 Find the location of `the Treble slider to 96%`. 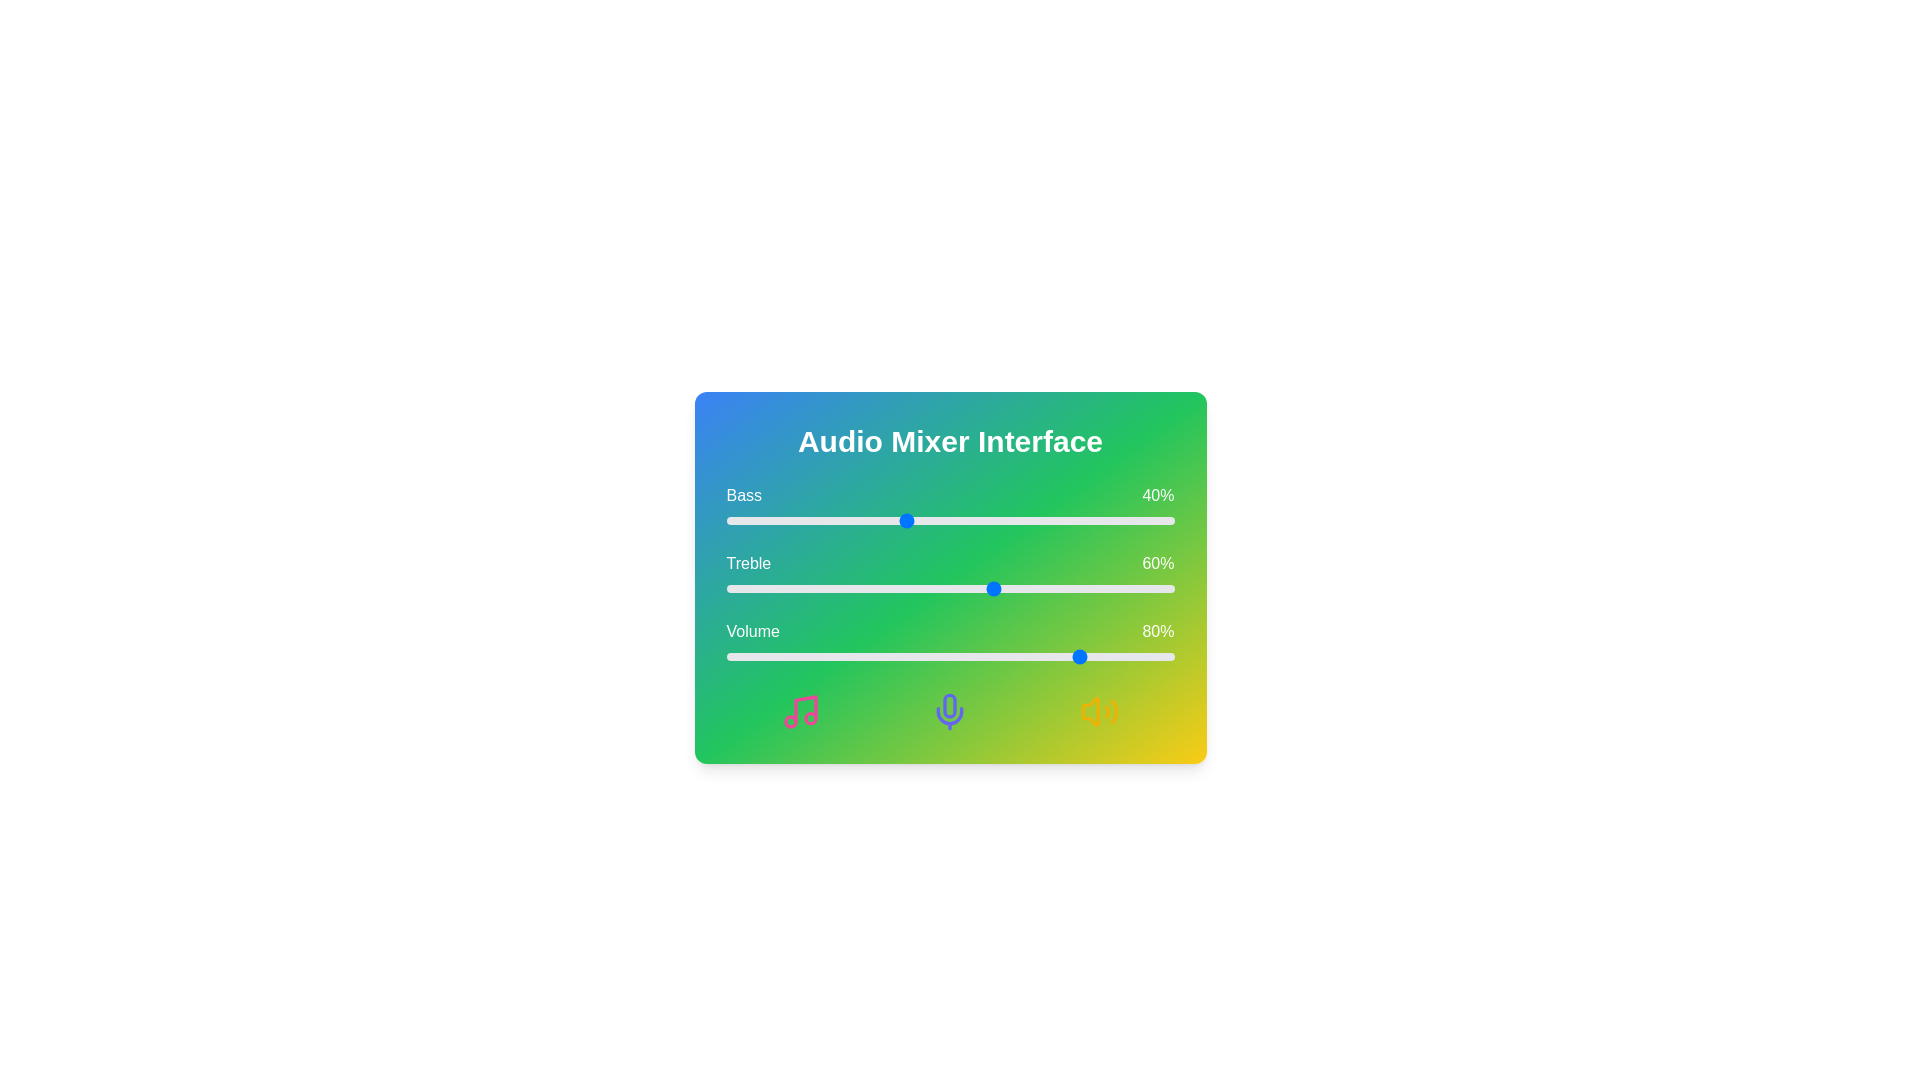

the Treble slider to 96% is located at coordinates (1156, 588).